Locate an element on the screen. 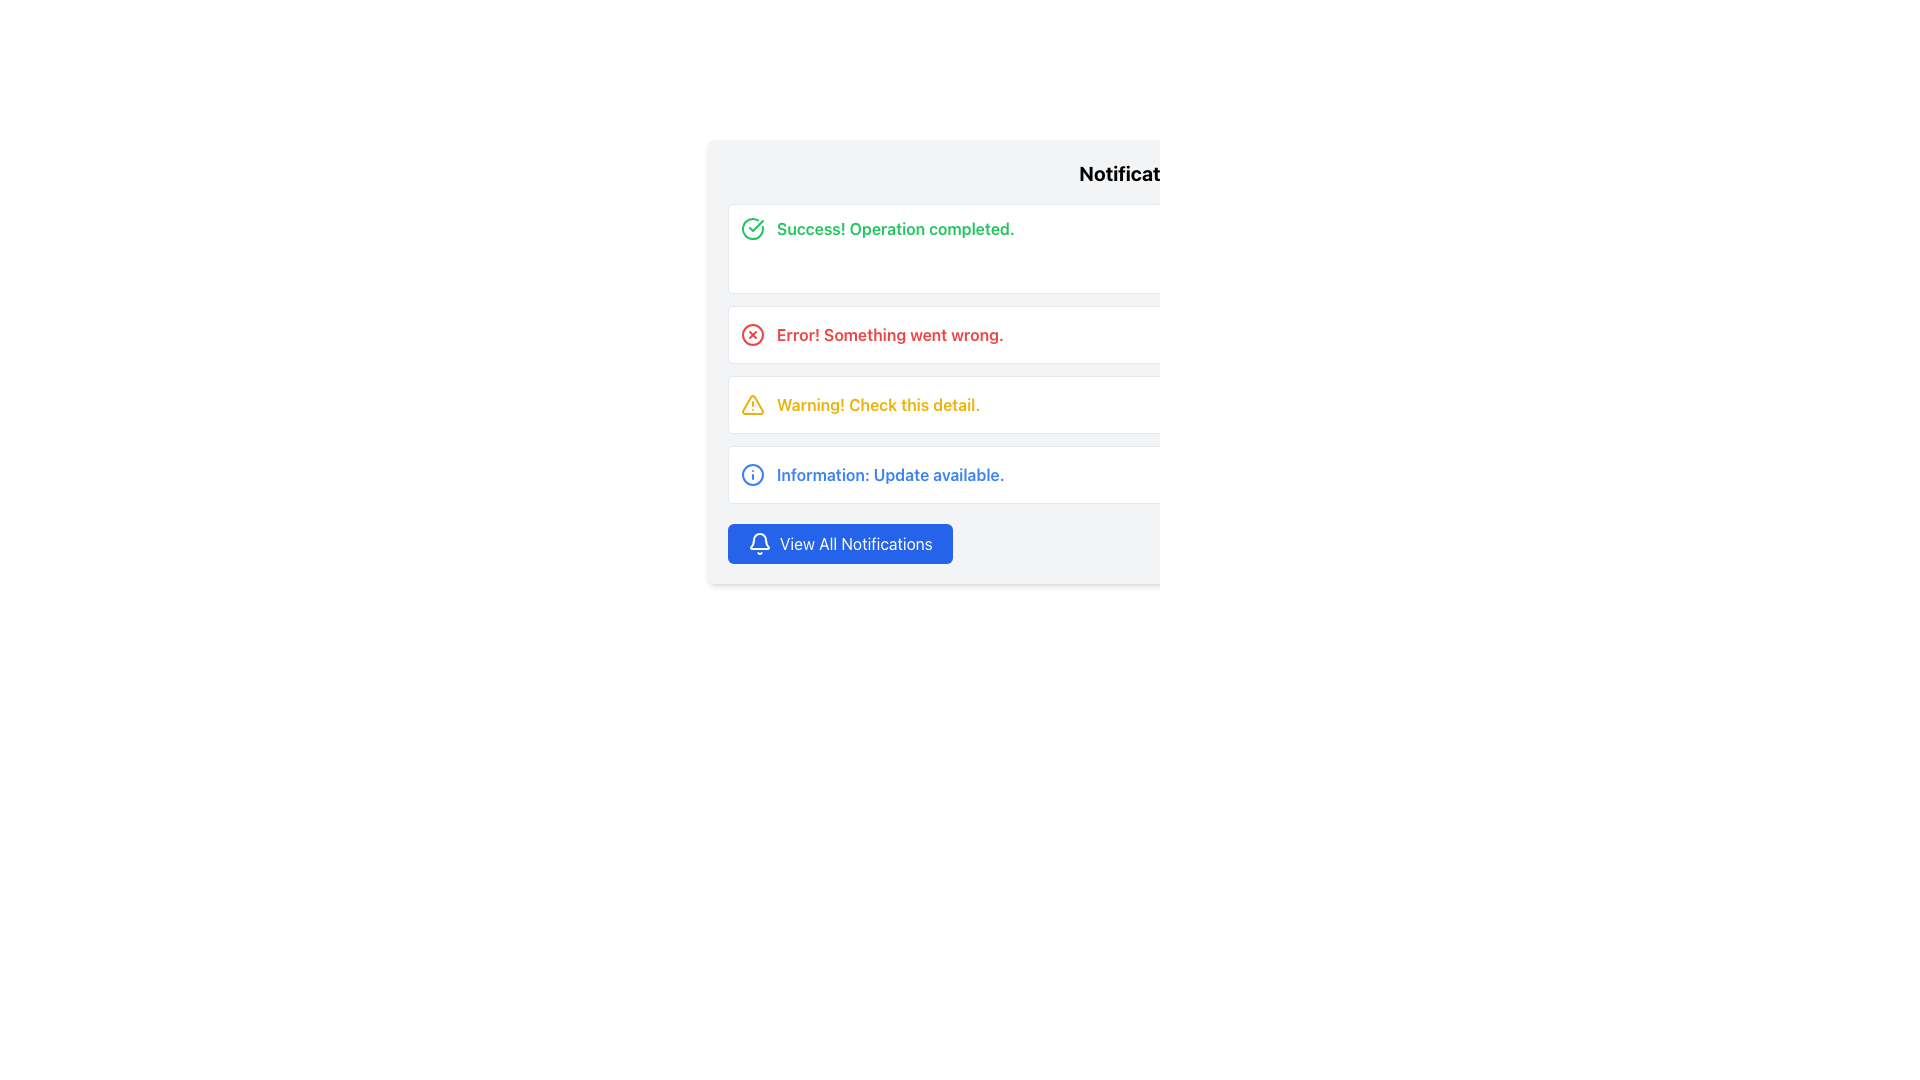 The height and width of the screenshot is (1080, 1920). the 'Update' button of the fourth notification card in the notification dashboard is located at coordinates (1188, 474).